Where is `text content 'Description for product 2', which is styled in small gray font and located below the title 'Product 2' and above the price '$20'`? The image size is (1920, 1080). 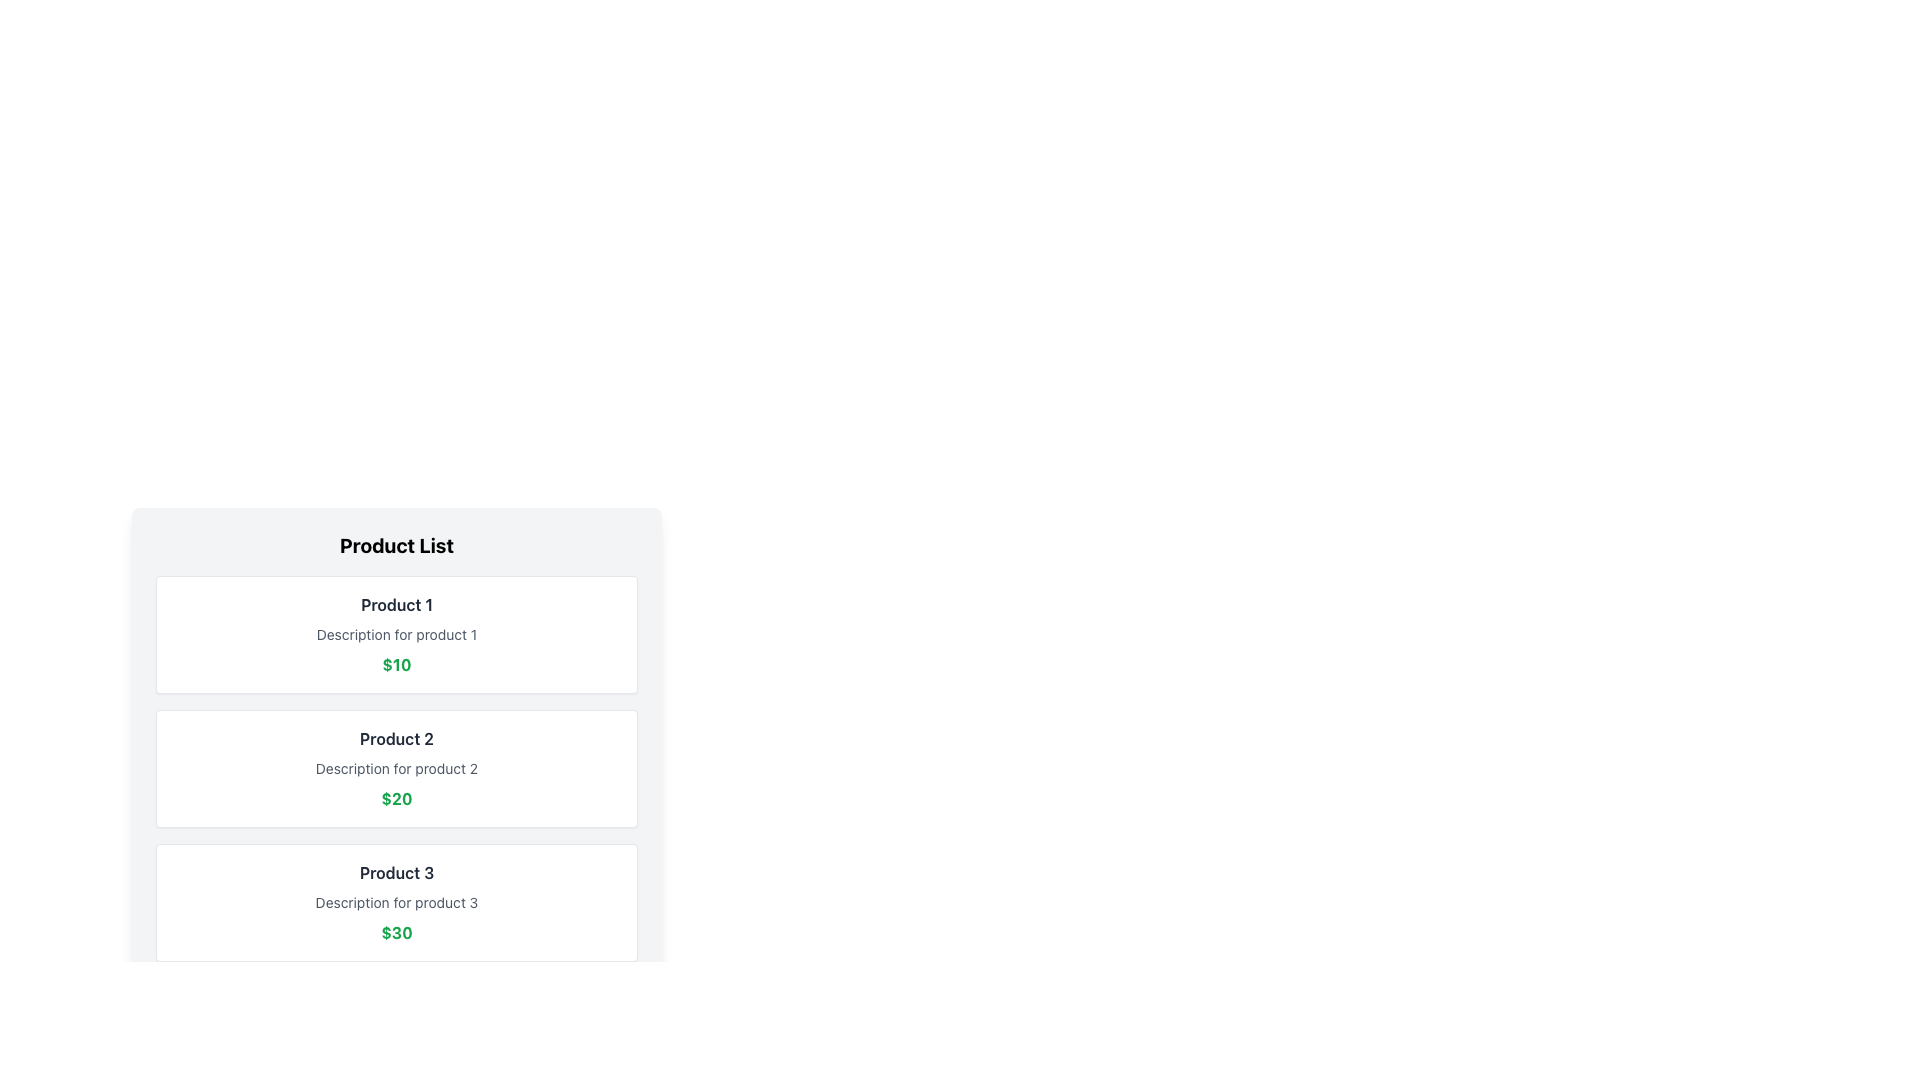
text content 'Description for product 2', which is styled in small gray font and located below the title 'Product 2' and above the price '$20' is located at coordinates (397, 767).